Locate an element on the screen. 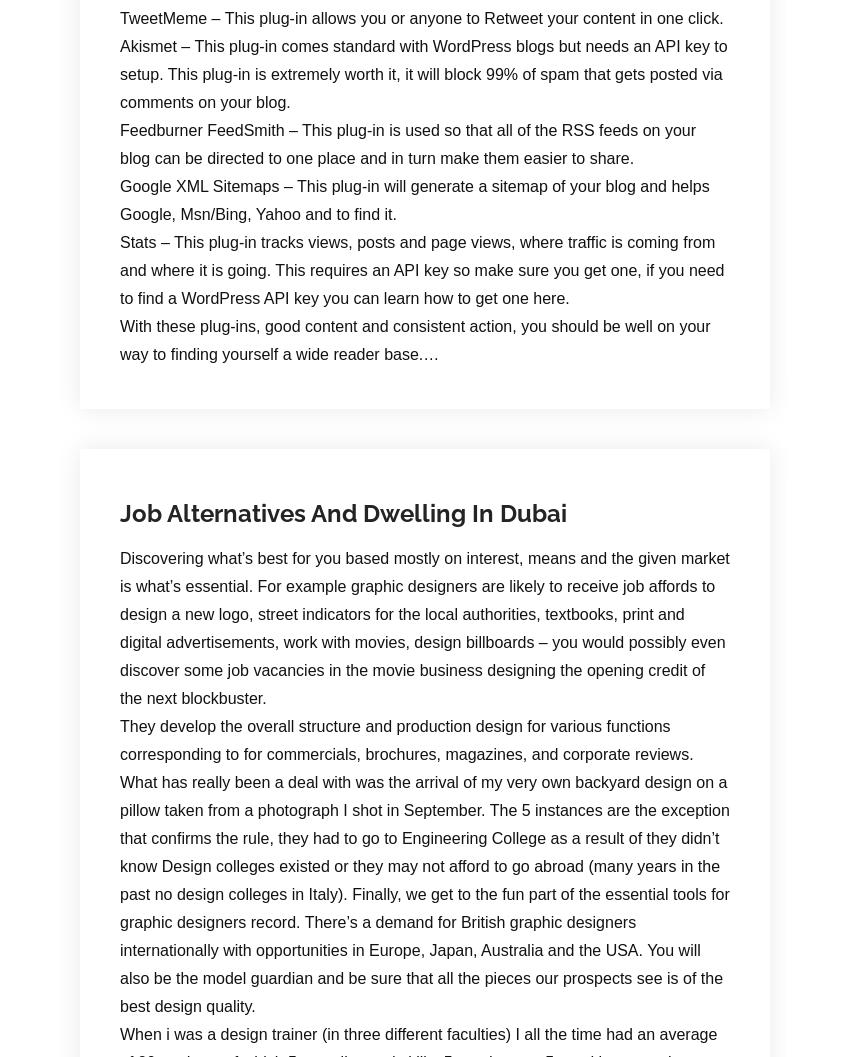 The image size is (850, 1057). 'Google XML Sitemaps – This plug-in will generate a sitemap of your blog and helps Google, Msn/Bing, Yahoo and  to find it.' is located at coordinates (414, 199).